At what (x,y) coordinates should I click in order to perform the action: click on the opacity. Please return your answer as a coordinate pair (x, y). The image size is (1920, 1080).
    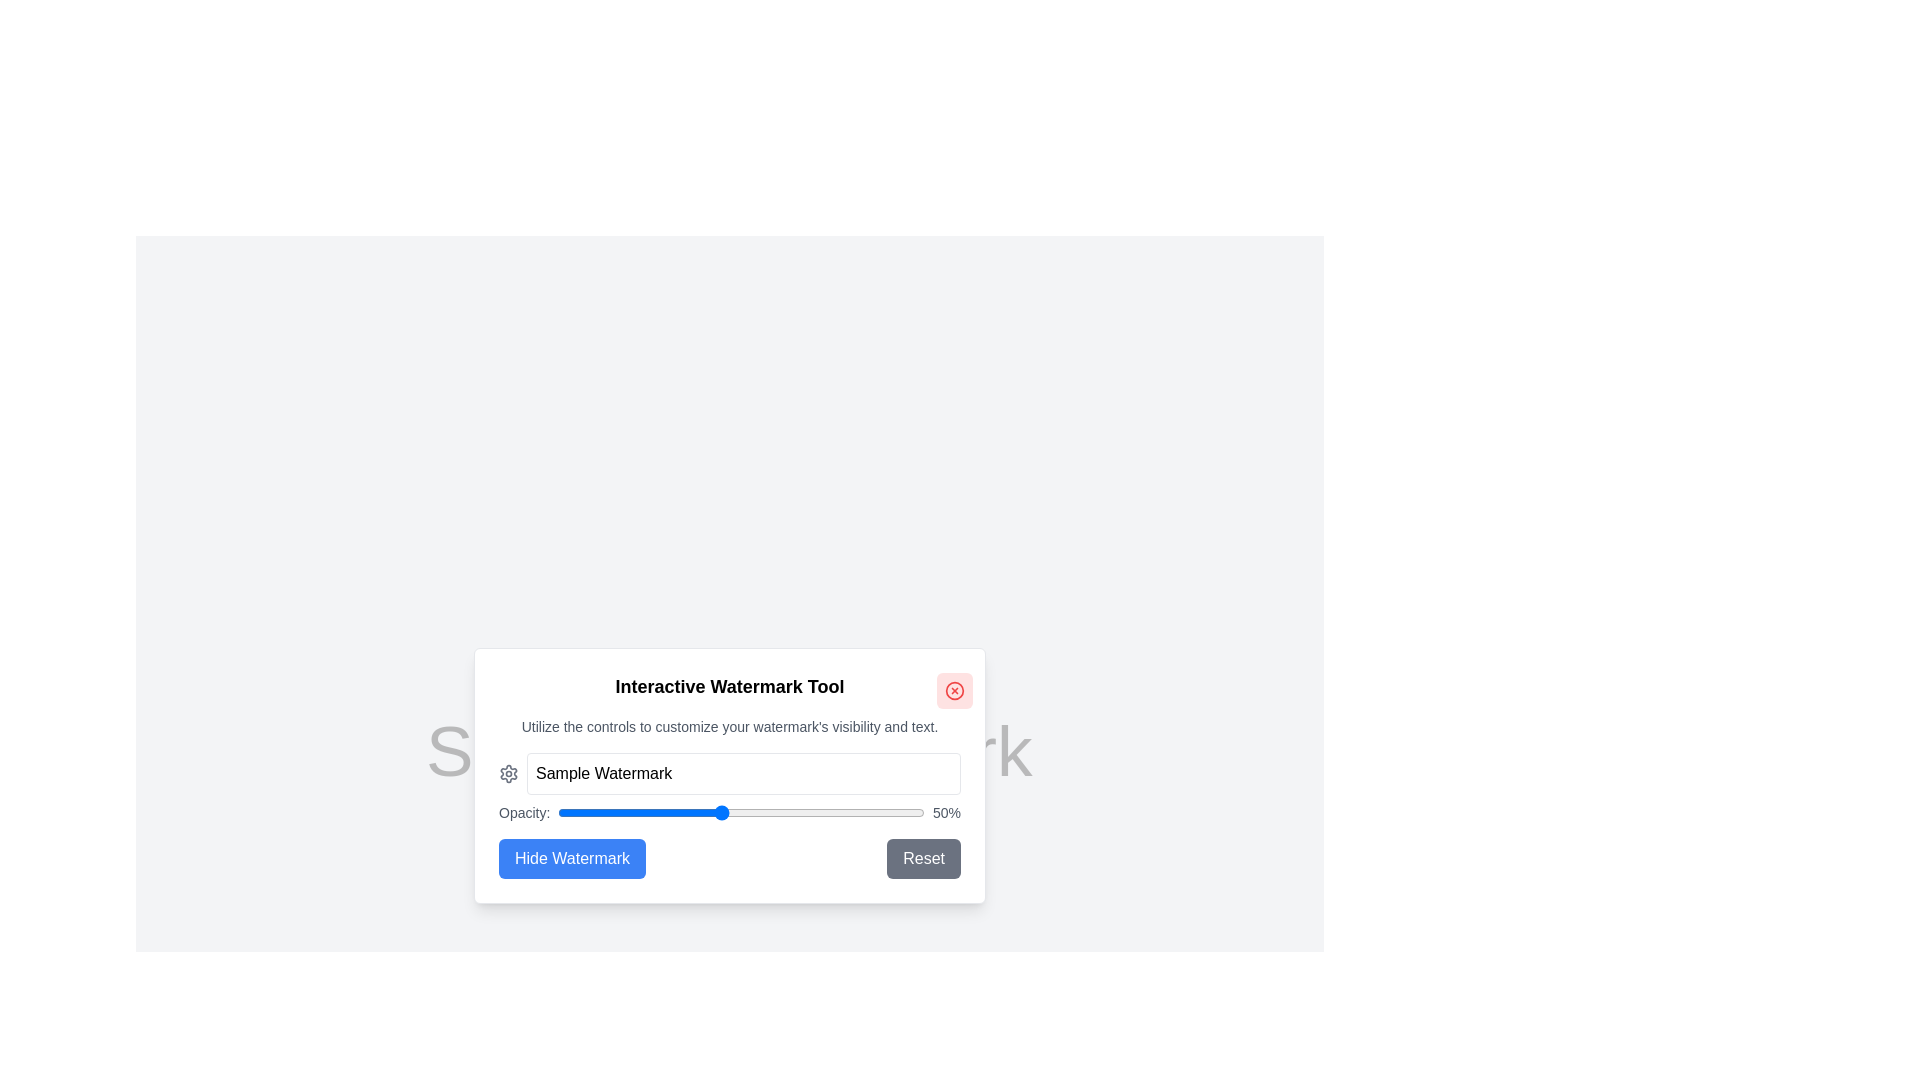
    Looking at the image, I should click on (717, 813).